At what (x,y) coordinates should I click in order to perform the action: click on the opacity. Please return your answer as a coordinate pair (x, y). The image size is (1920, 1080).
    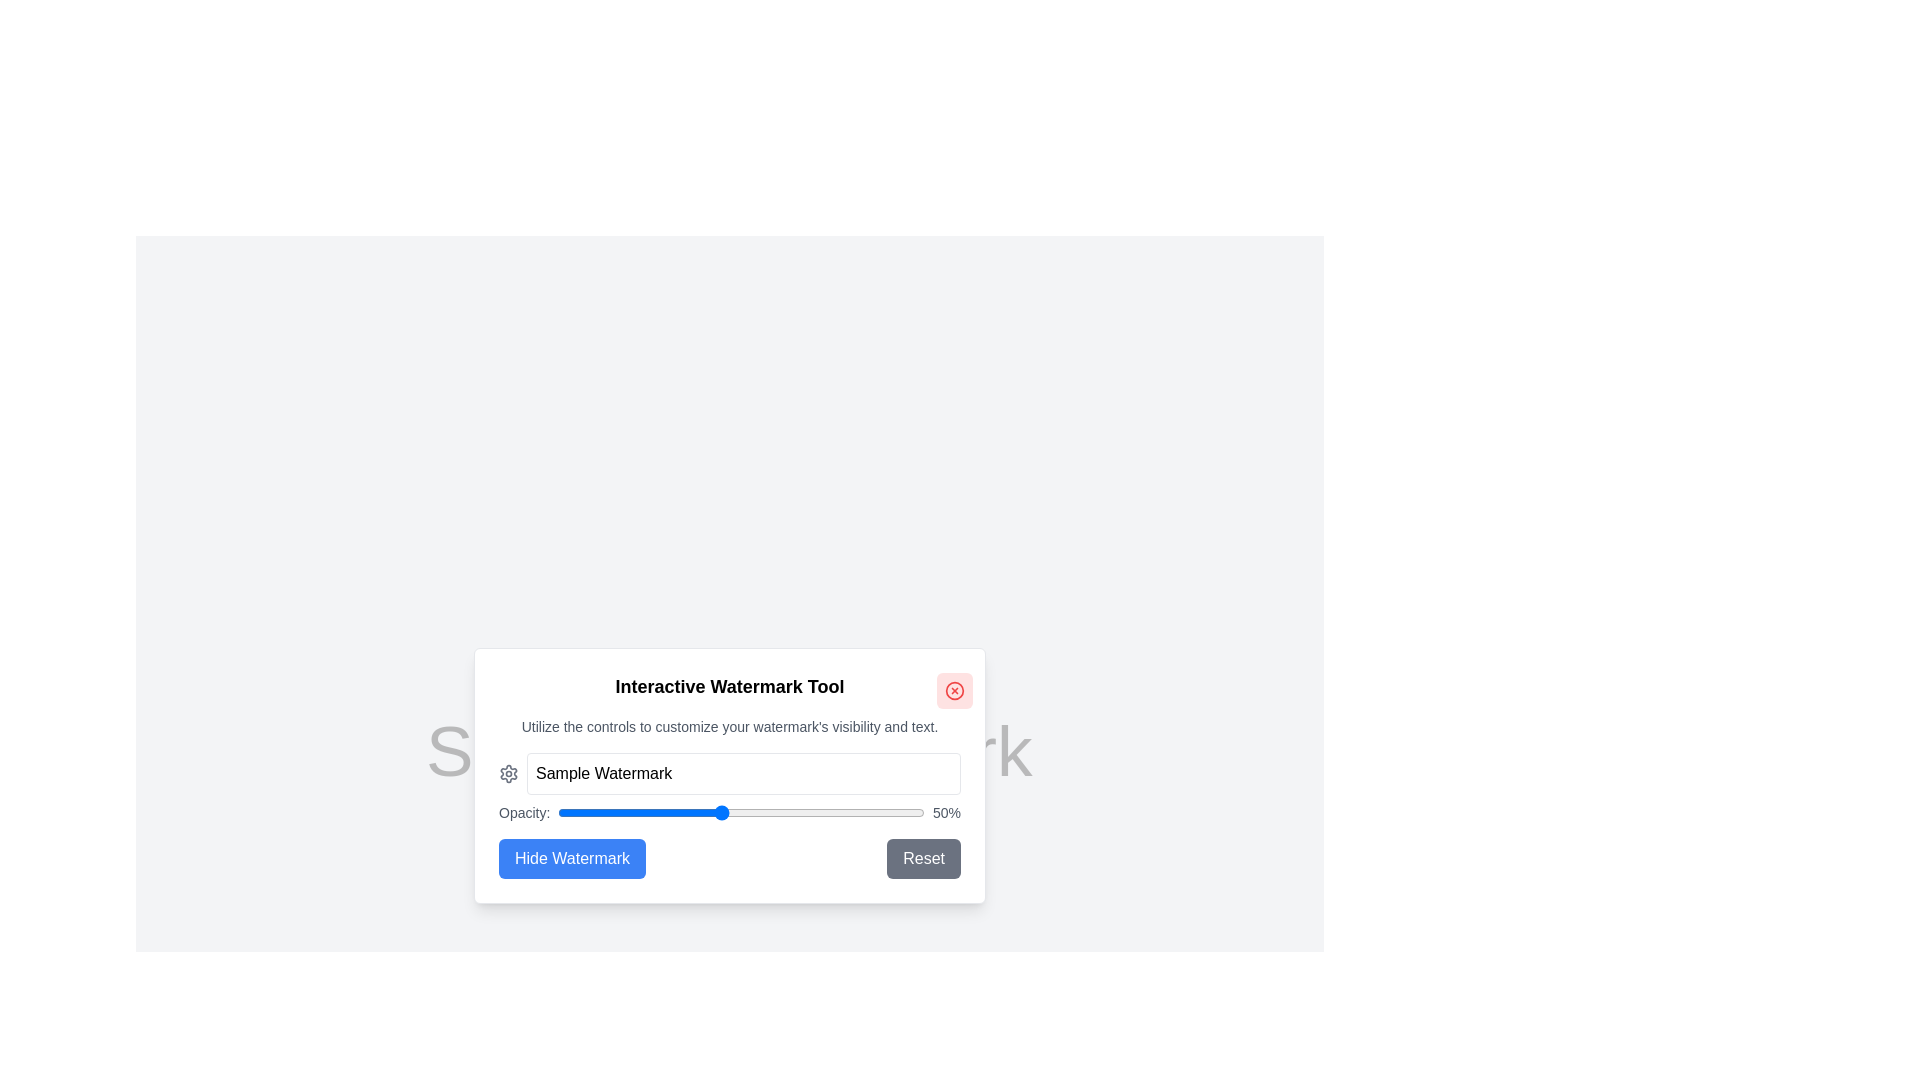
    Looking at the image, I should click on (717, 813).